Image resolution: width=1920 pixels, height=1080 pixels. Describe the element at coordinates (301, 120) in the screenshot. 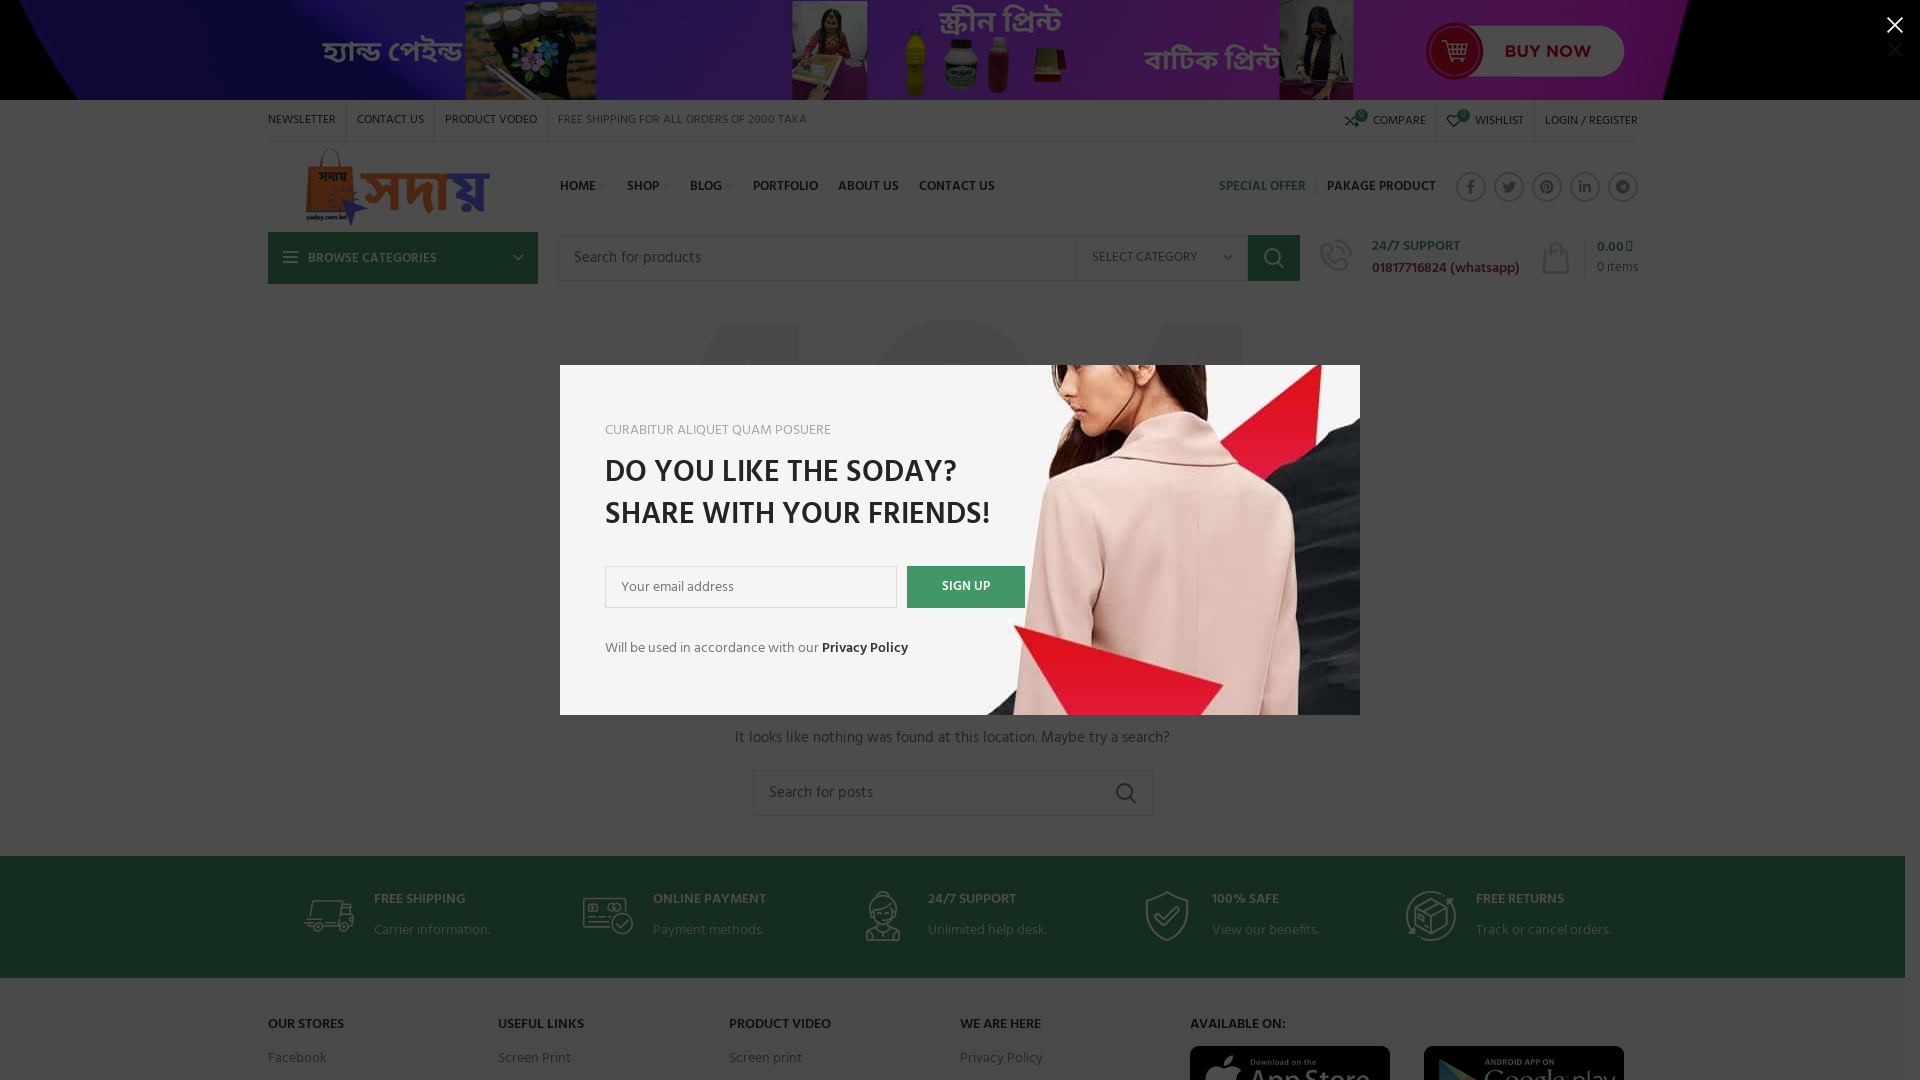

I see `'NEWSLETTER'` at that location.